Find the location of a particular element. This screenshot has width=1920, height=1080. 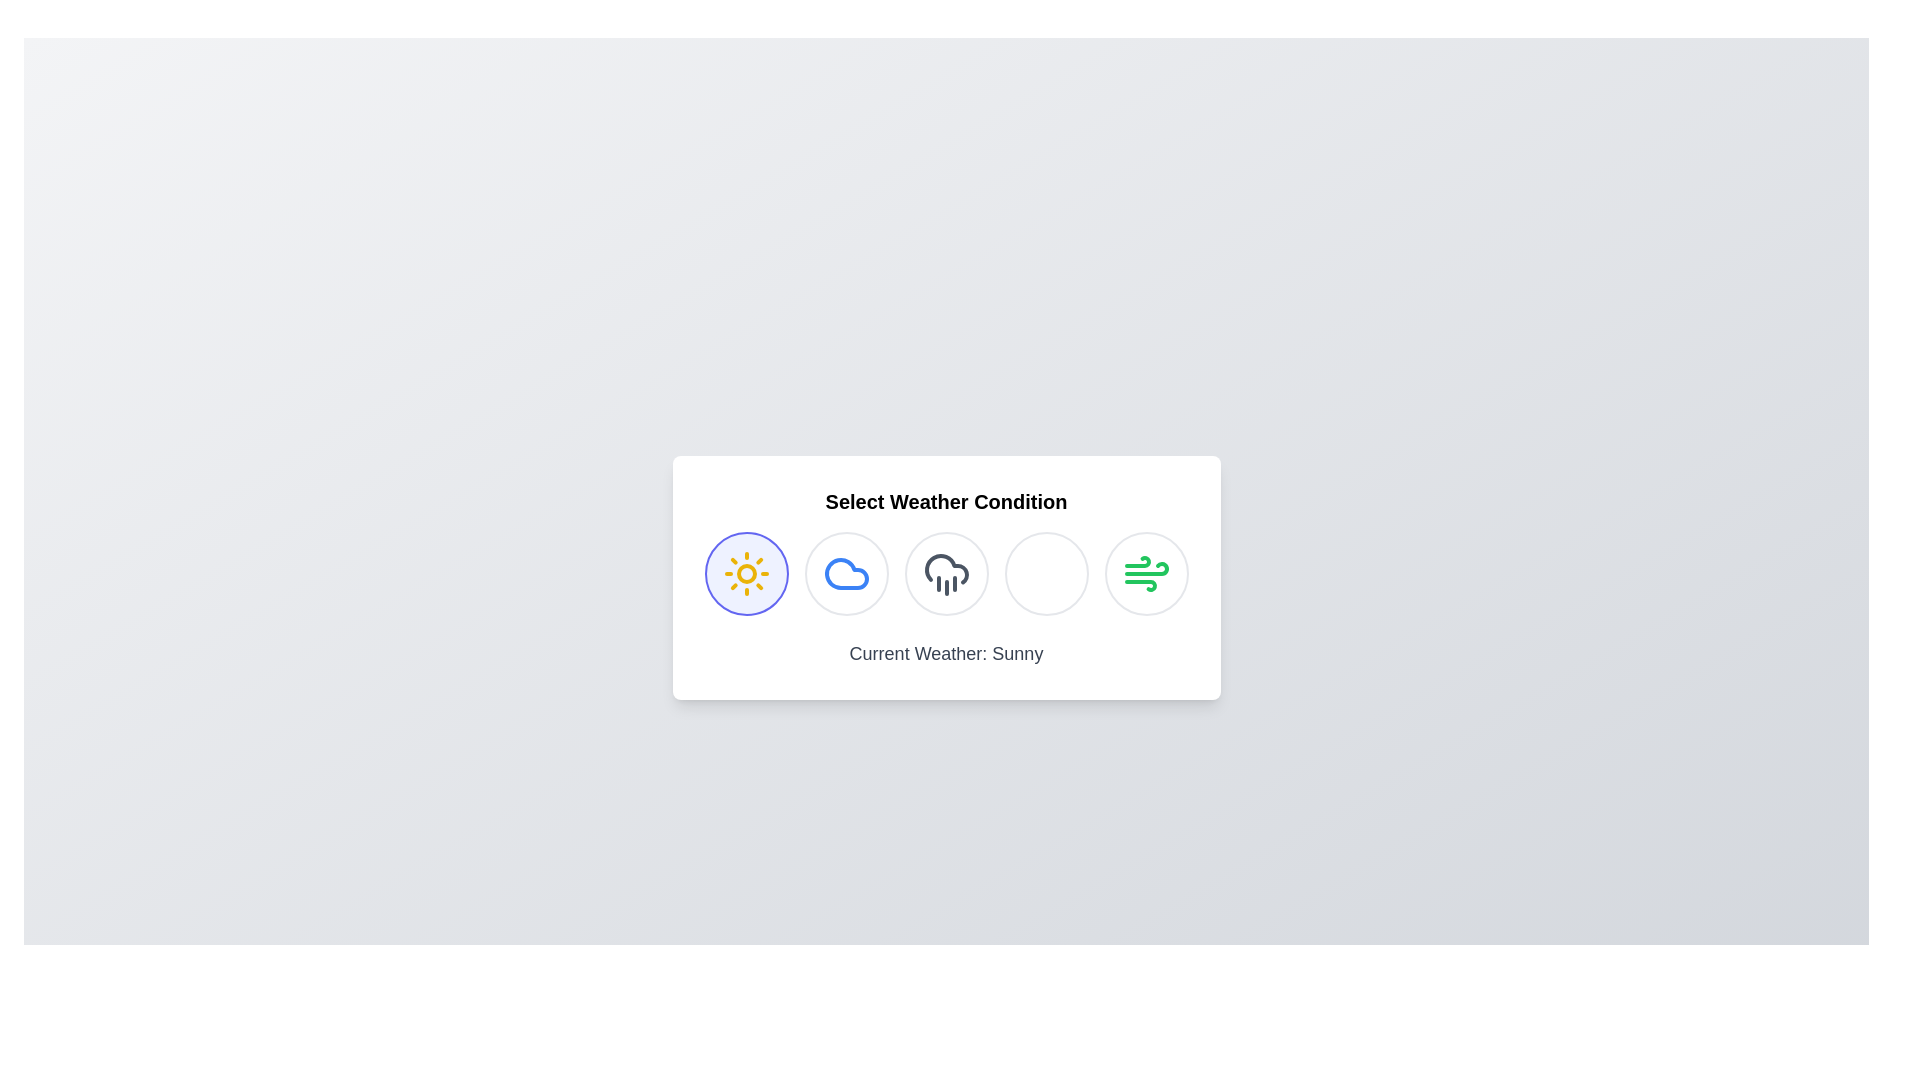

the weather condition selector icon that represents 'cloudy' weather by navigating through keyboard input is located at coordinates (846, 574).